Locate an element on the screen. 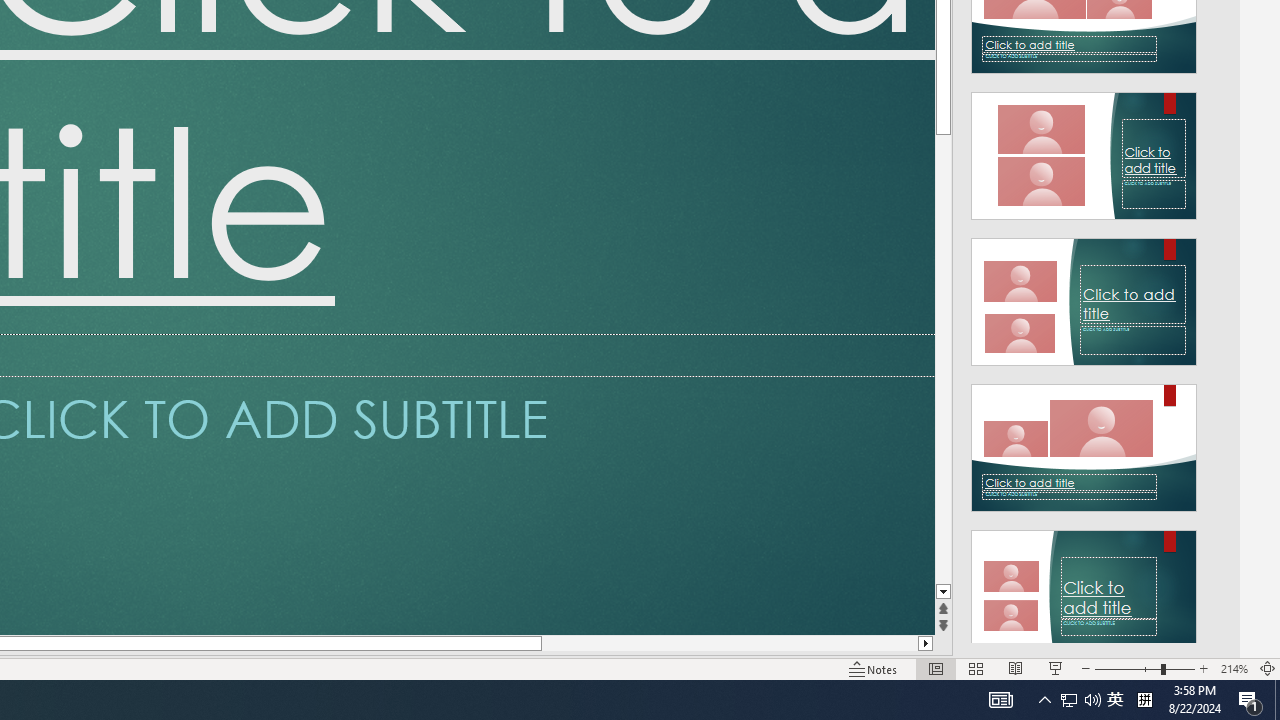  'Reading View' is located at coordinates (1015, 669).